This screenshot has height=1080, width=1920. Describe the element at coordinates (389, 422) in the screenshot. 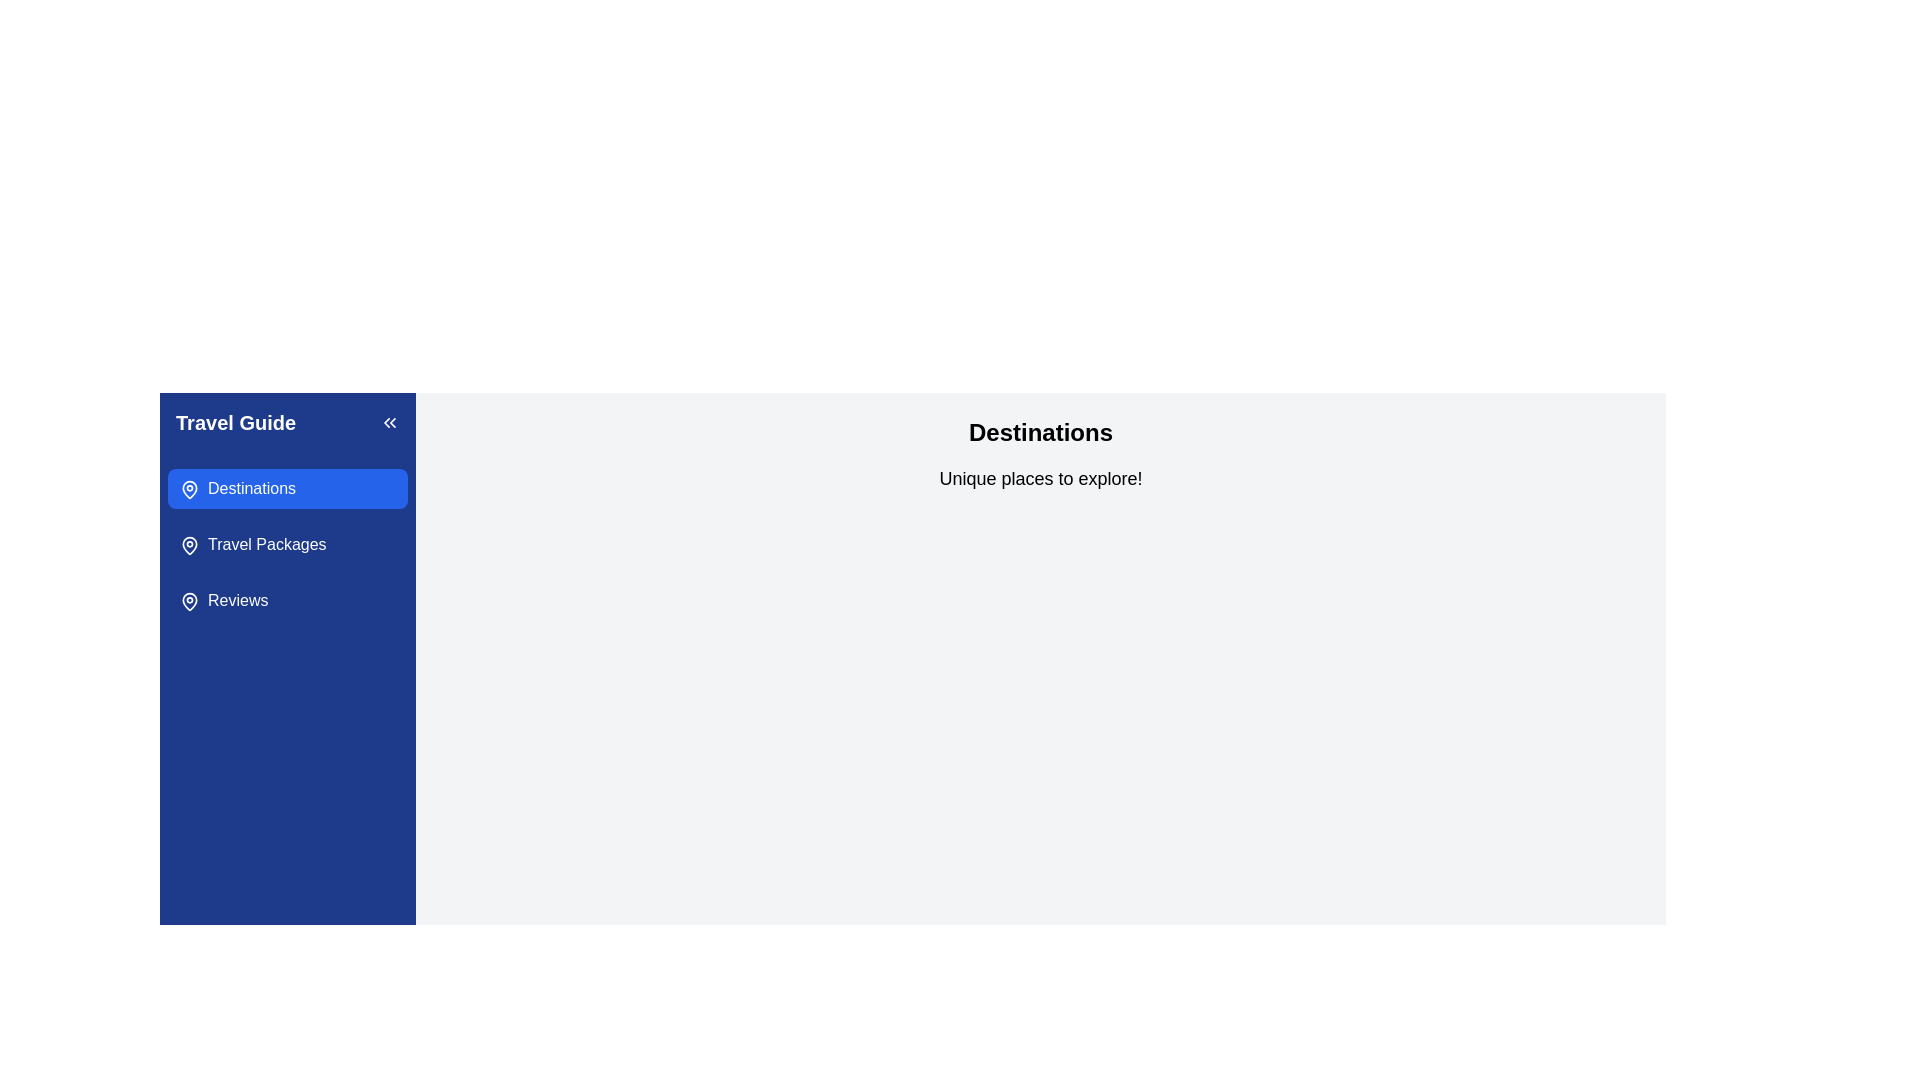

I see `the button located to the right of the 'Travel Guide' label in the section header by navigating with the keyboard` at that location.